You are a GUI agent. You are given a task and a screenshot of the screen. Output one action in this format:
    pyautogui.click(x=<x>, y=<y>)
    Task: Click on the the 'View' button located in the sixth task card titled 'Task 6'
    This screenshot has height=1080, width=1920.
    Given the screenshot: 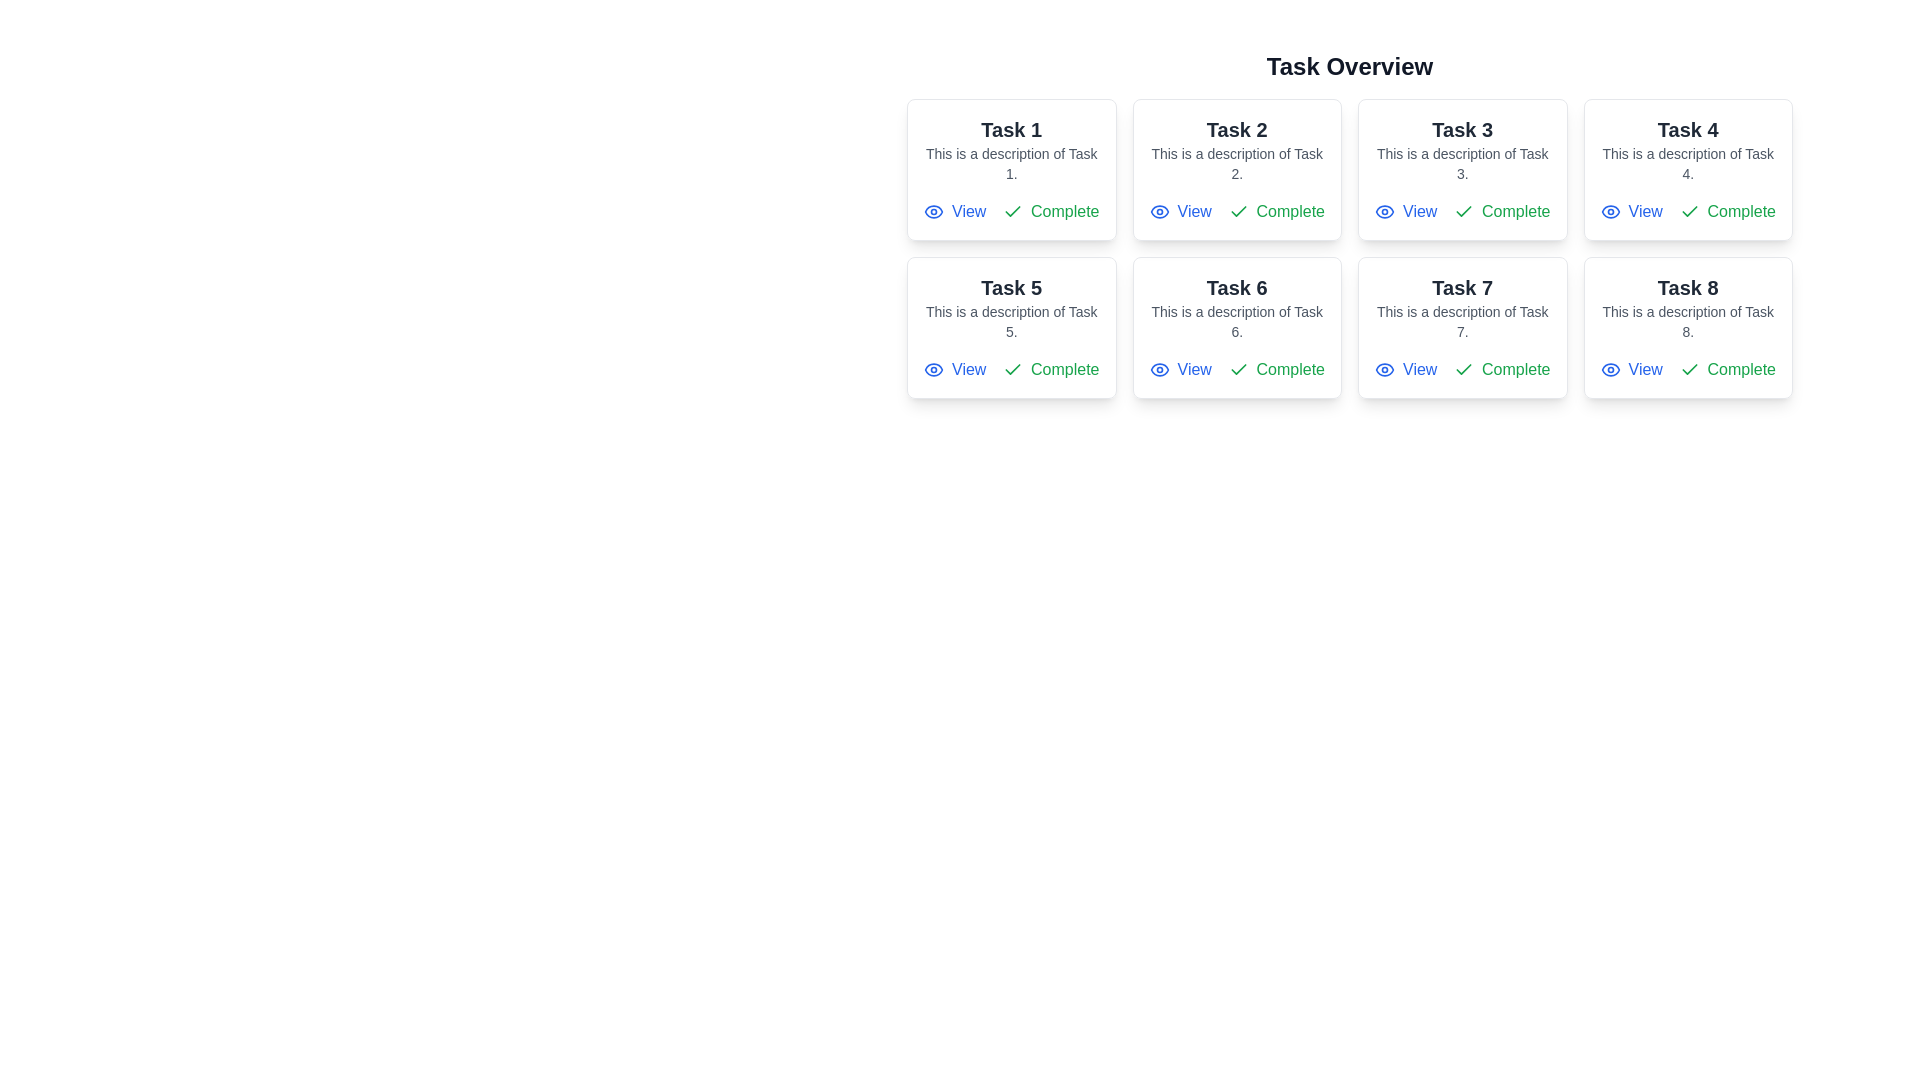 What is the action you would take?
    pyautogui.click(x=1180, y=370)
    